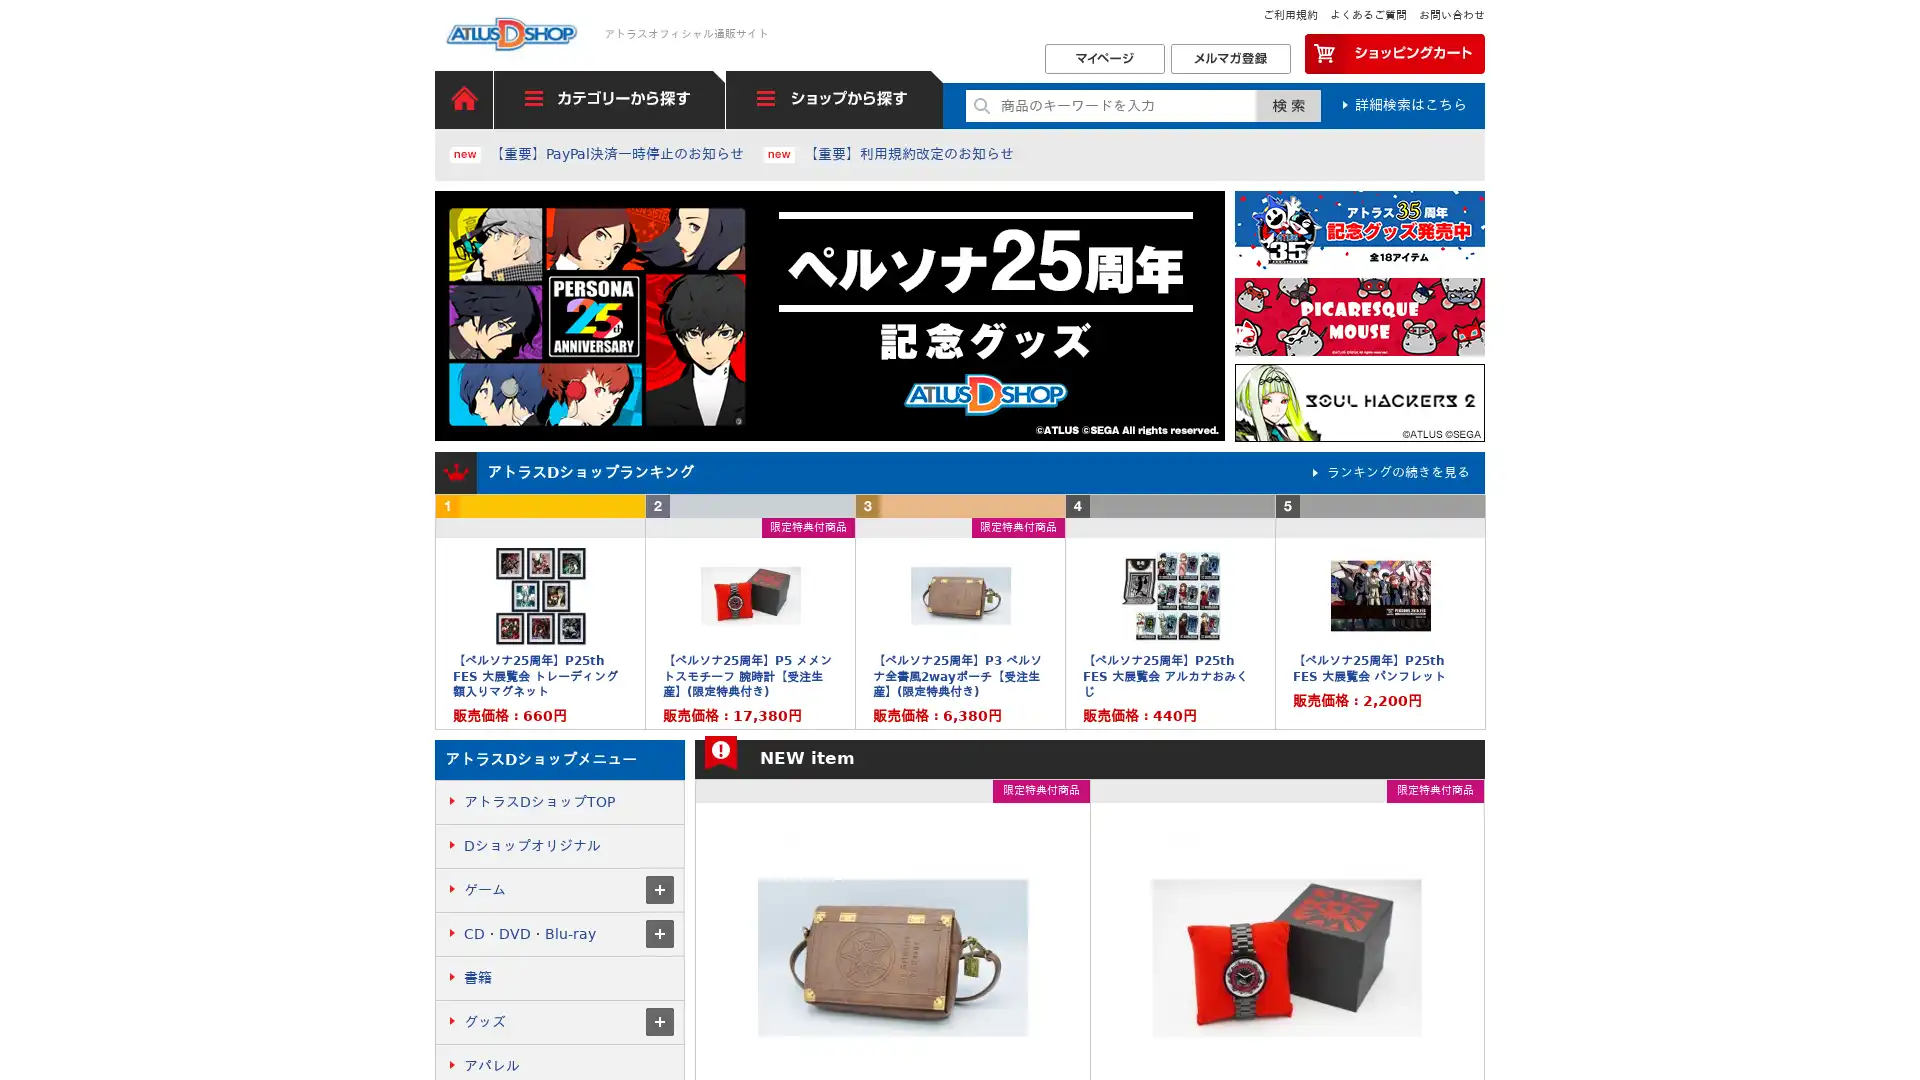  I want to click on Submit, so click(1288, 105).